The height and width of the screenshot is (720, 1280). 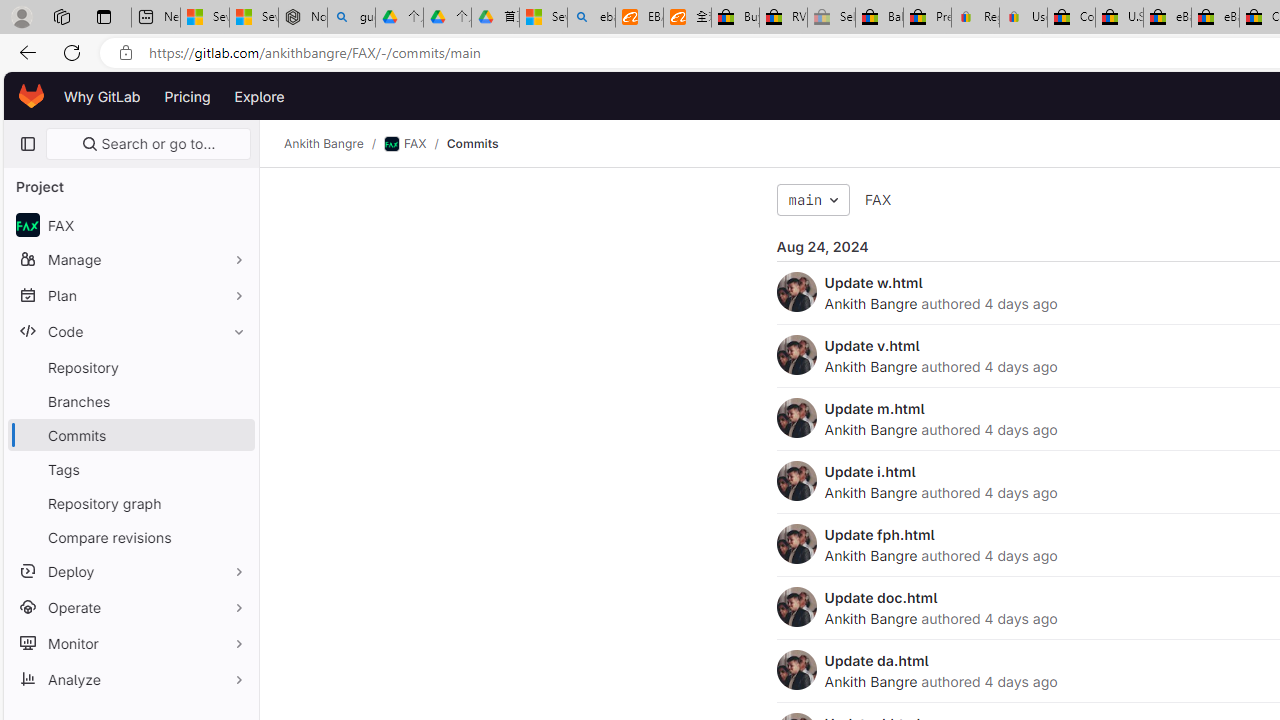 What do you see at coordinates (130, 295) in the screenshot?
I see `'Plan'` at bounding box center [130, 295].